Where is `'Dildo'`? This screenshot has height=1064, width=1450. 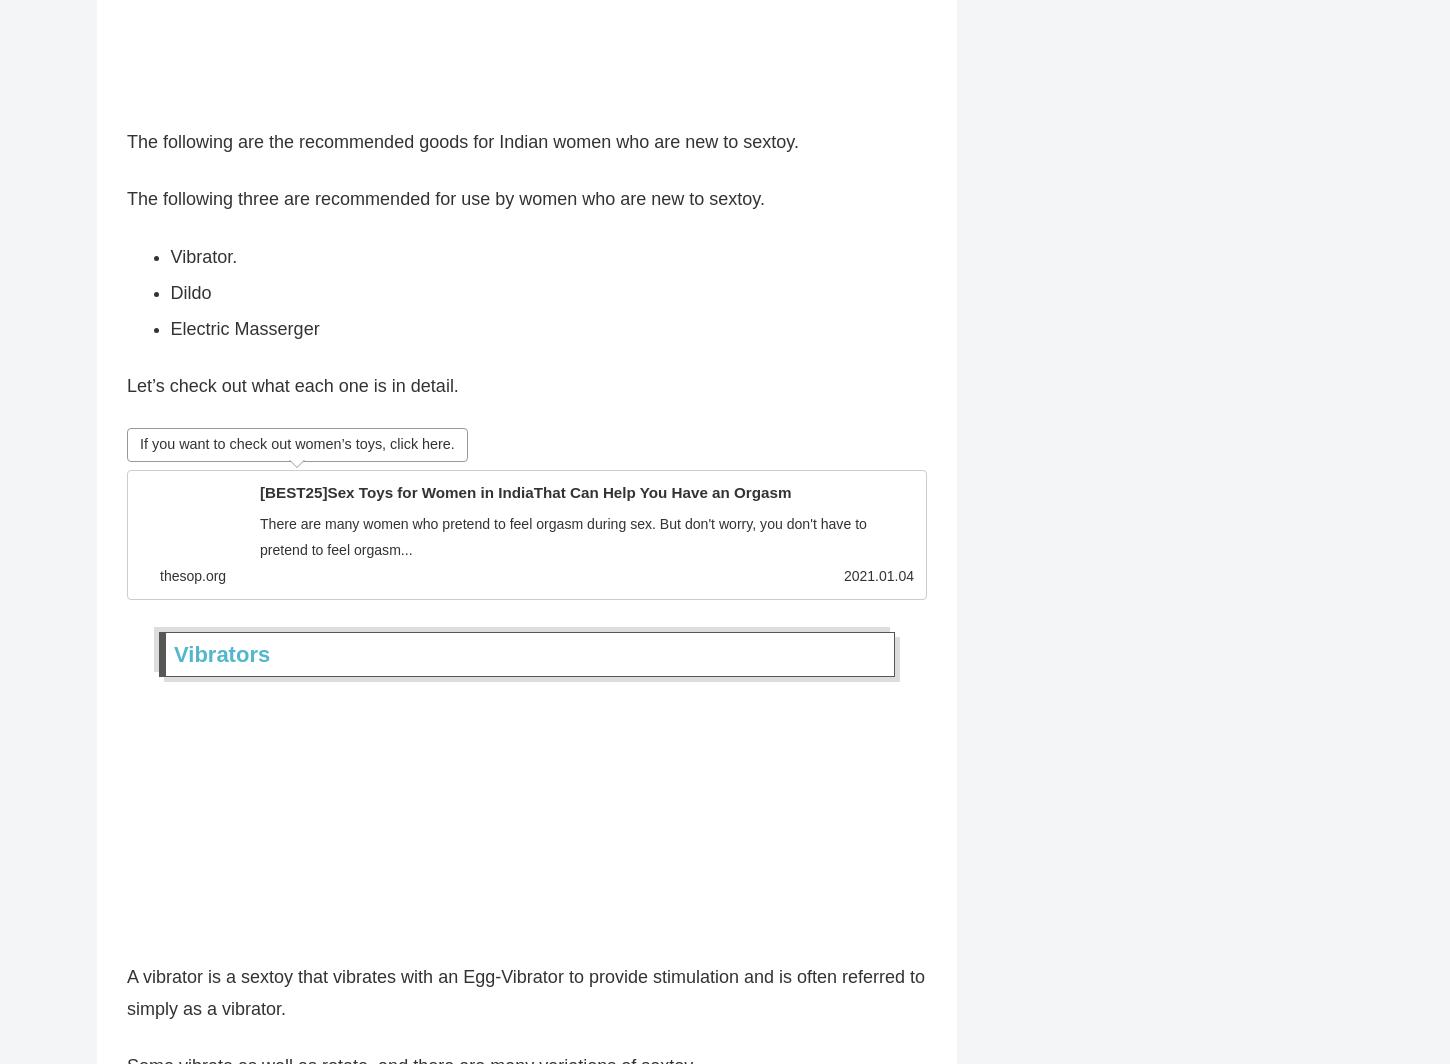
'Dildo' is located at coordinates (189, 298).